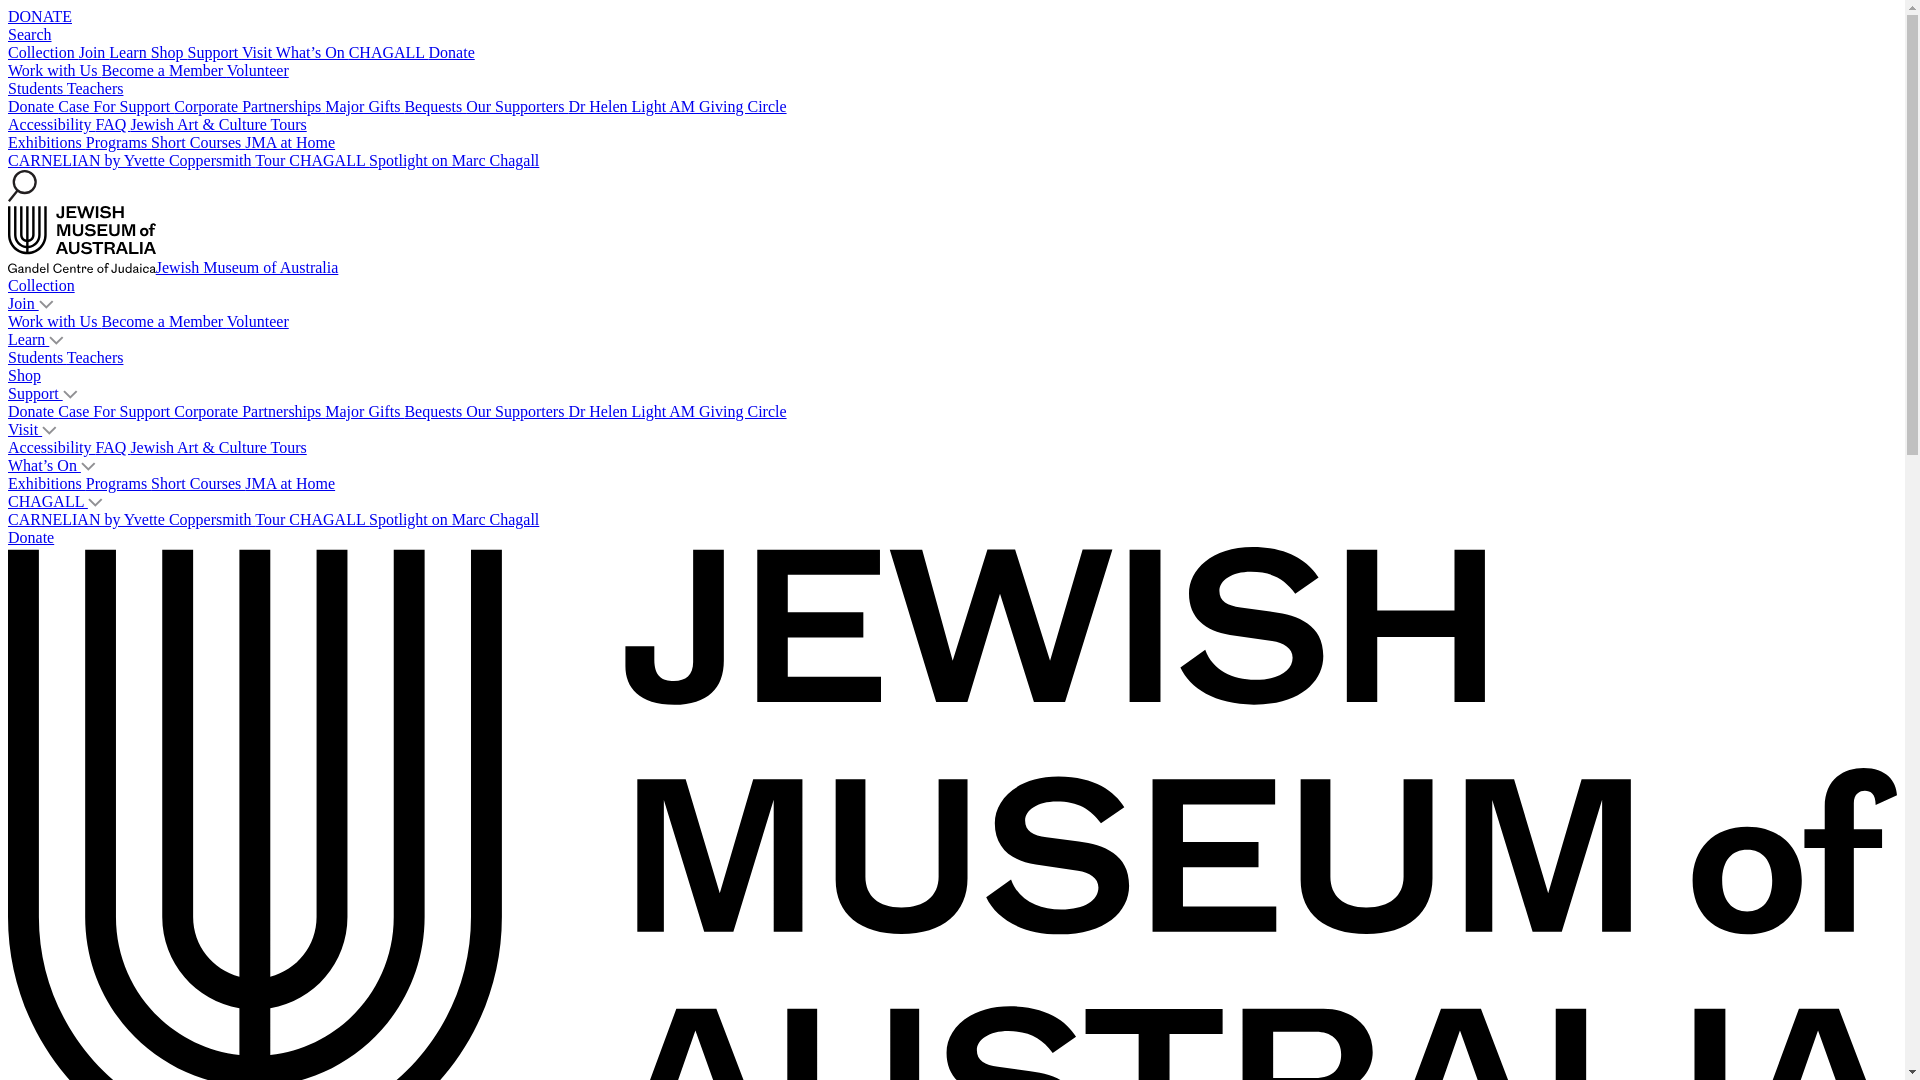 This screenshot has height=1080, width=1920. What do you see at coordinates (676, 410) in the screenshot?
I see `'Dr Helen Light AM Giving Circle'` at bounding box center [676, 410].